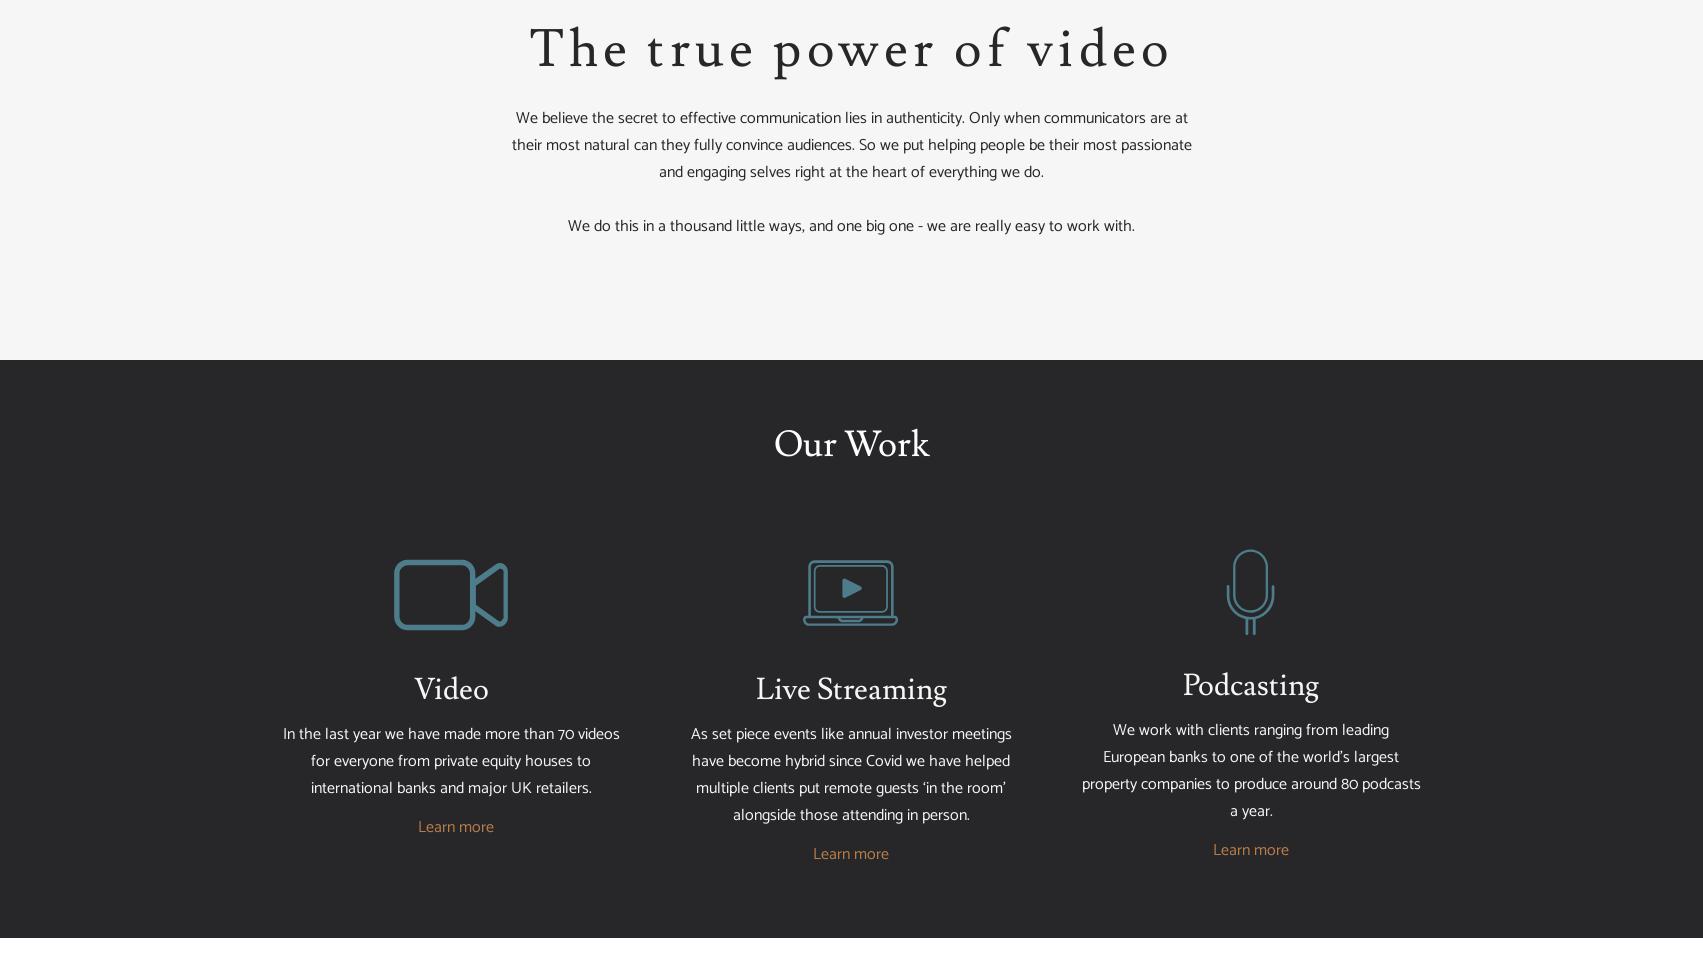 The image size is (1703, 961). I want to click on 'In the last year we have made more than 70 videos for everyone from private equity houses to international banks and major UK retailers.', so click(450, 760).